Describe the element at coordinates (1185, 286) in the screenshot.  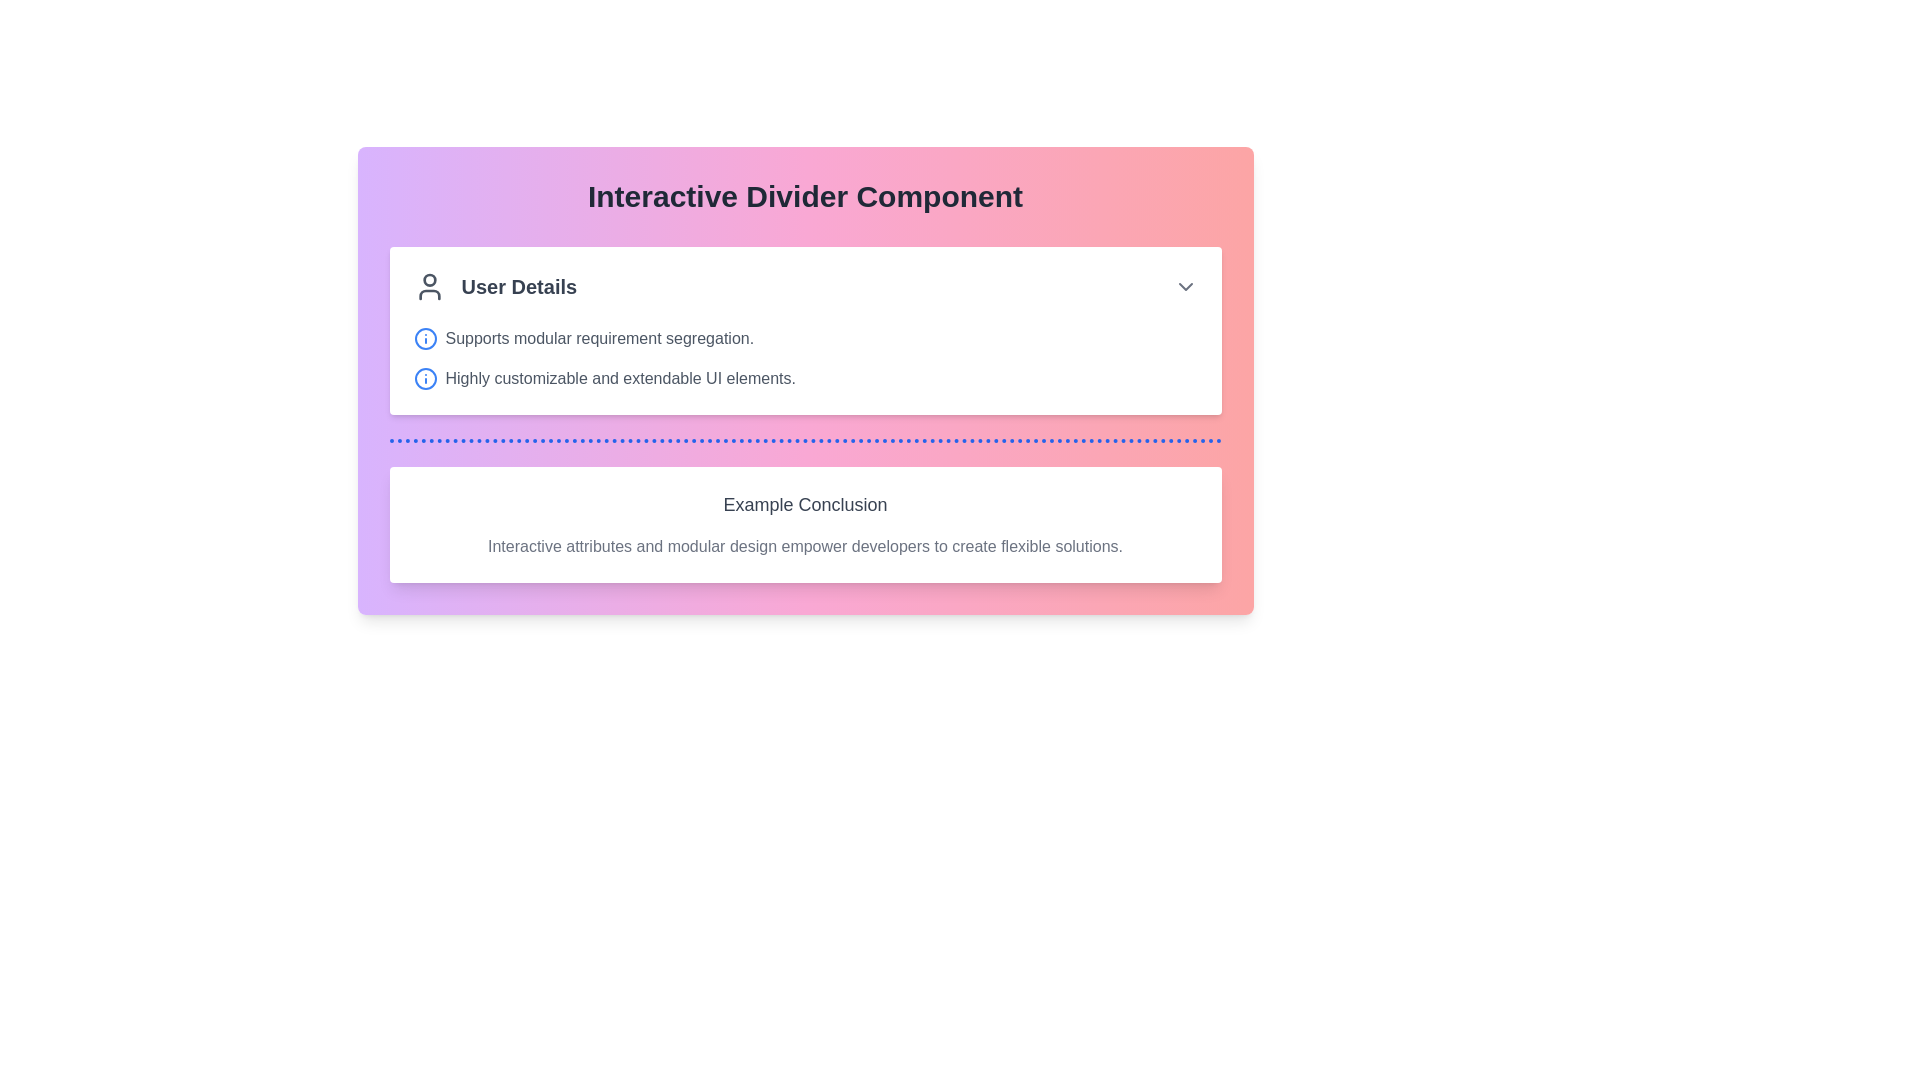
I see `the downward-facing arrow icon, which serves as a dropdown toggle for the 'User Details' header, located on the far-right side of the header` at that location.